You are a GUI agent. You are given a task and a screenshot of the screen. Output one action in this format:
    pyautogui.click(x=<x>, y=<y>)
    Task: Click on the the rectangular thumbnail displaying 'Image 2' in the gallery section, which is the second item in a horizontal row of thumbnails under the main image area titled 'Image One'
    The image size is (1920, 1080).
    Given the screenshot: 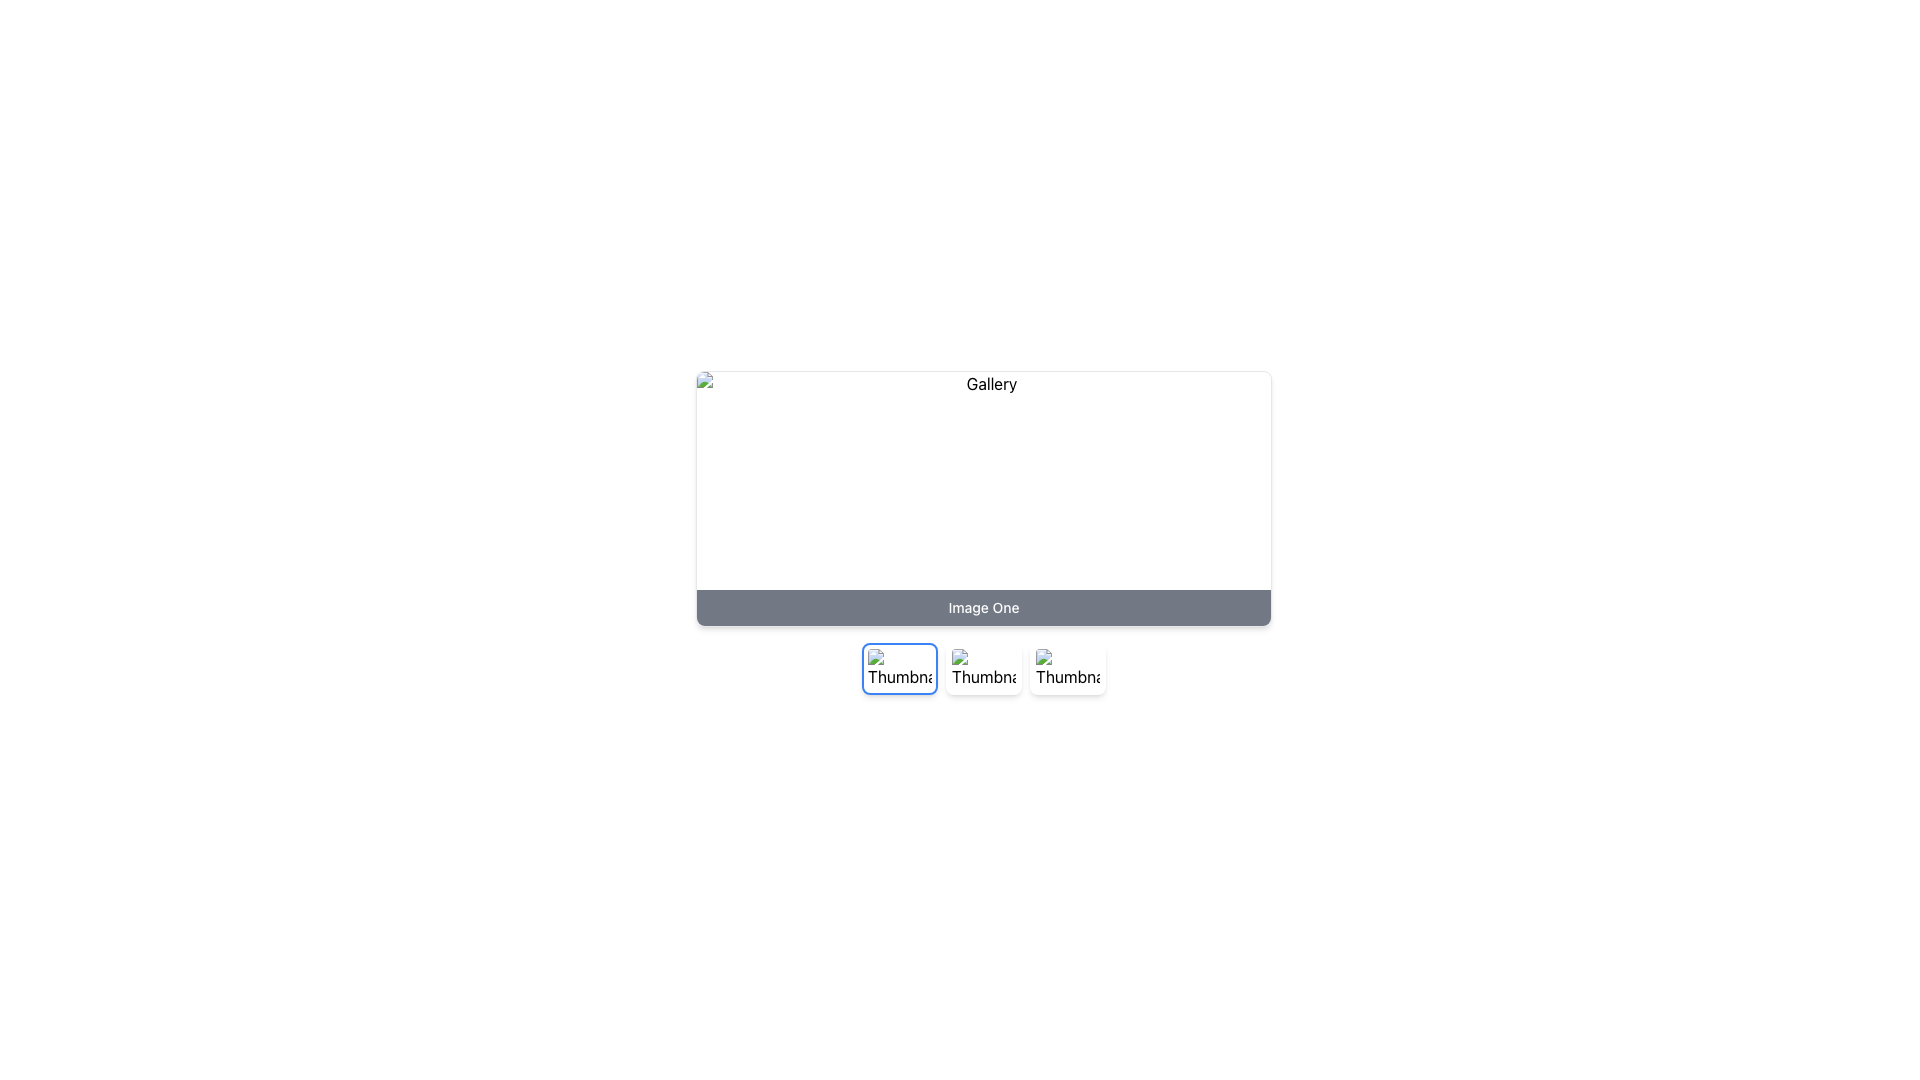 What is the action you would take?
    pyautogui.click(x=983, y=668)
    